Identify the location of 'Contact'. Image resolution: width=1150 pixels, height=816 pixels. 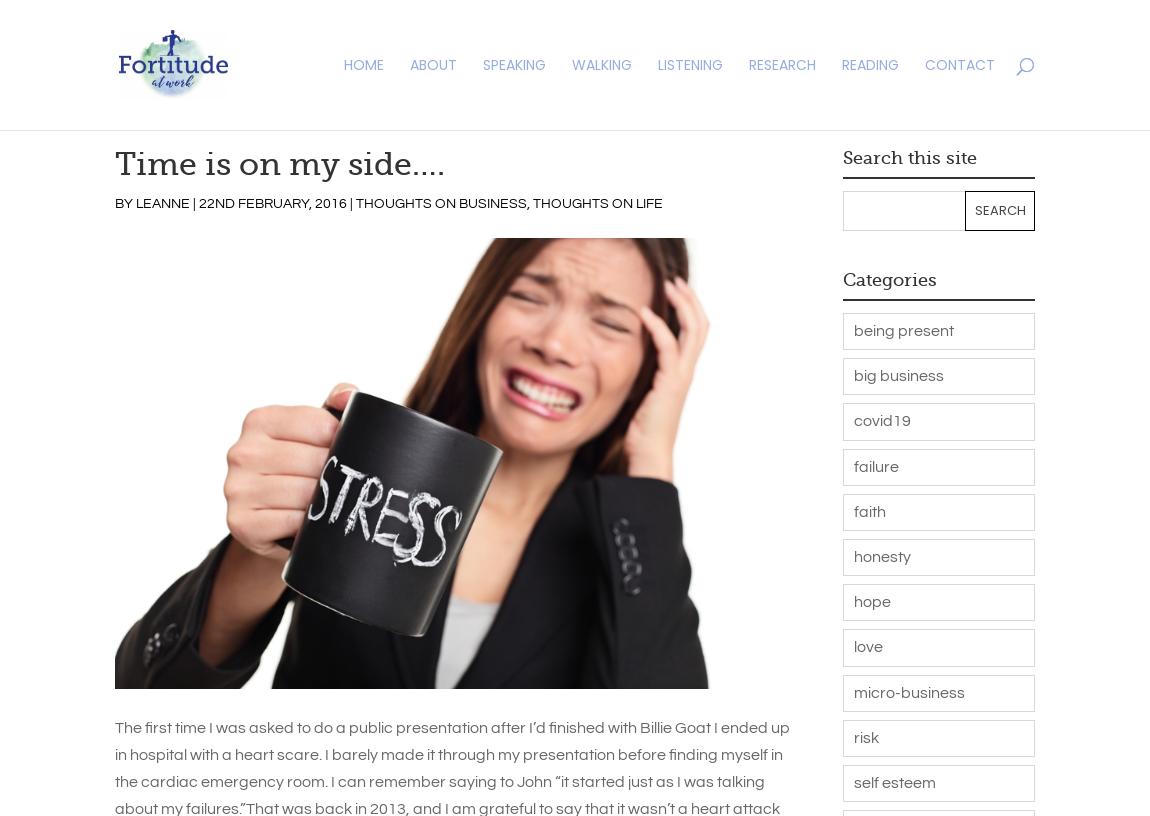
(960, 64).